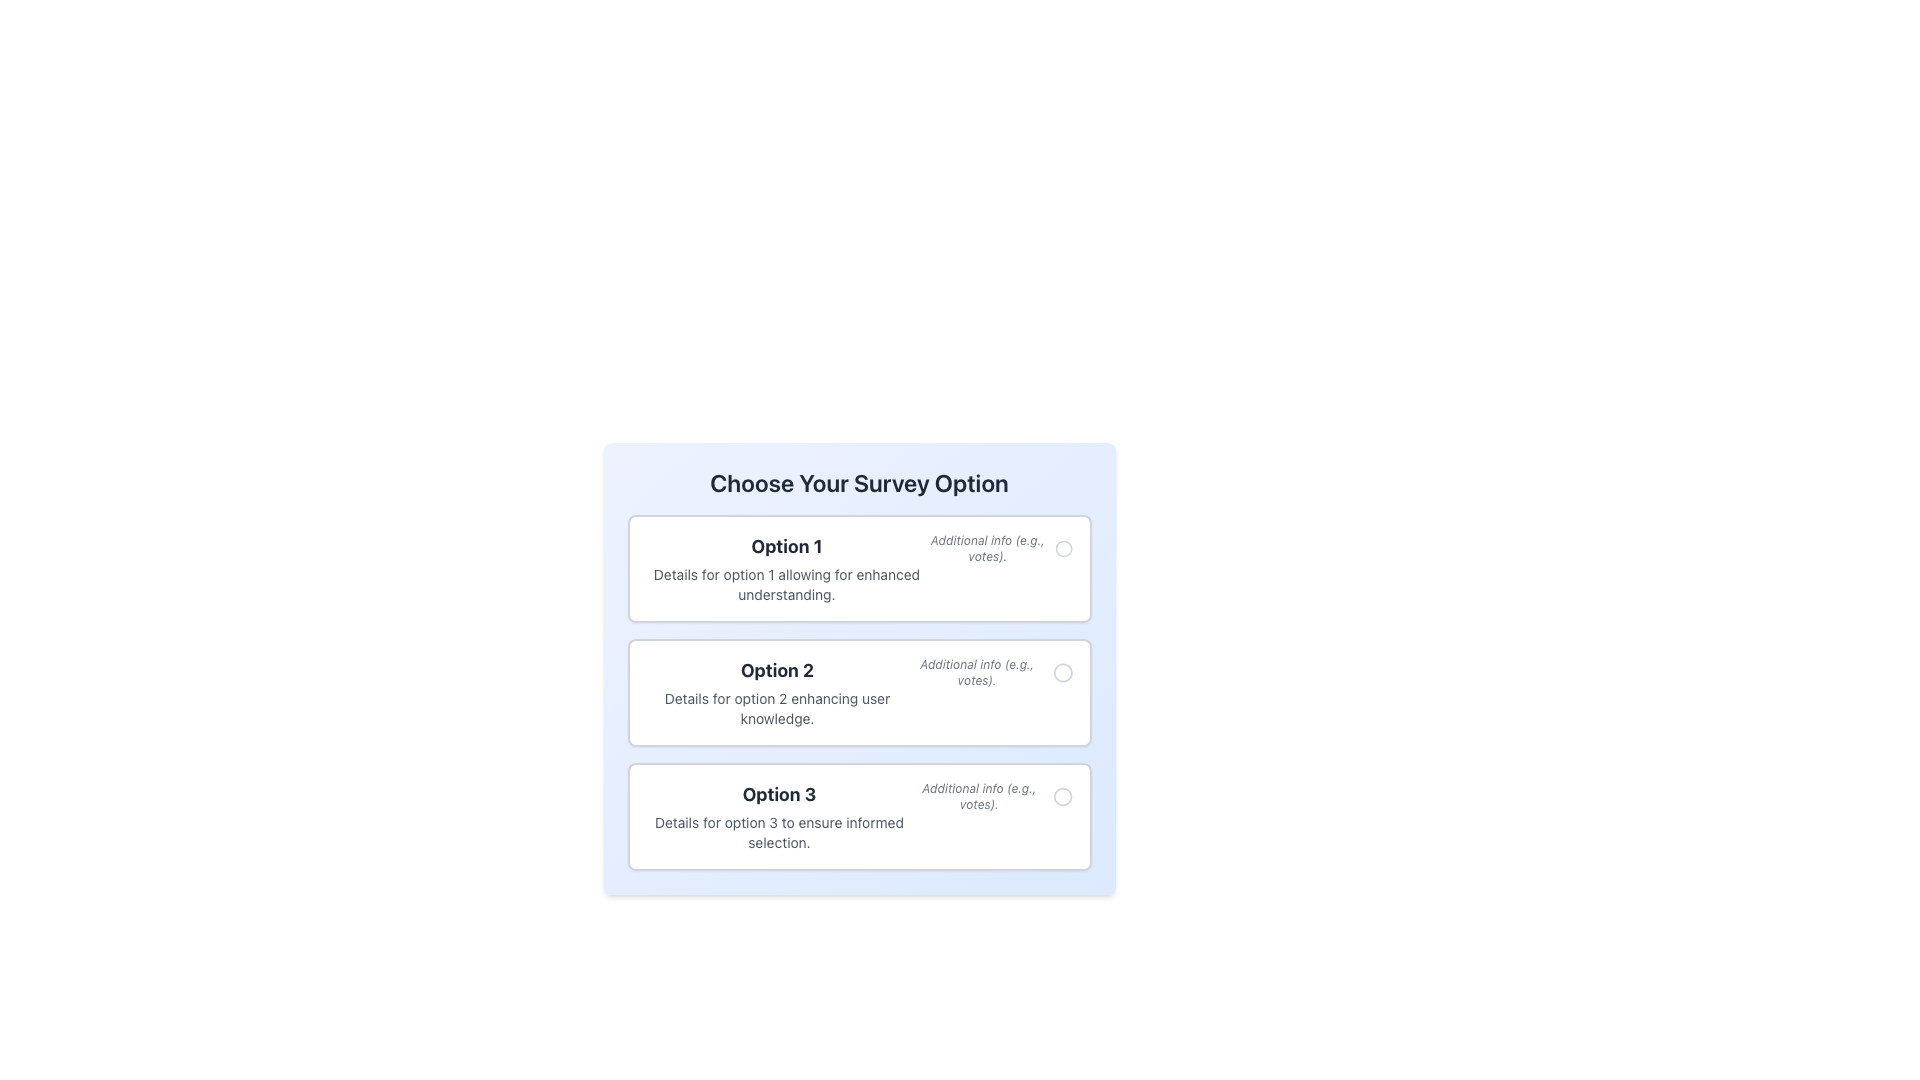 The image size is (1920, 1080). I want to click on the static text label displaying 'Additional info (e.g., votes)' which is associated with Option 2 of the survey form, so click(977, 672).